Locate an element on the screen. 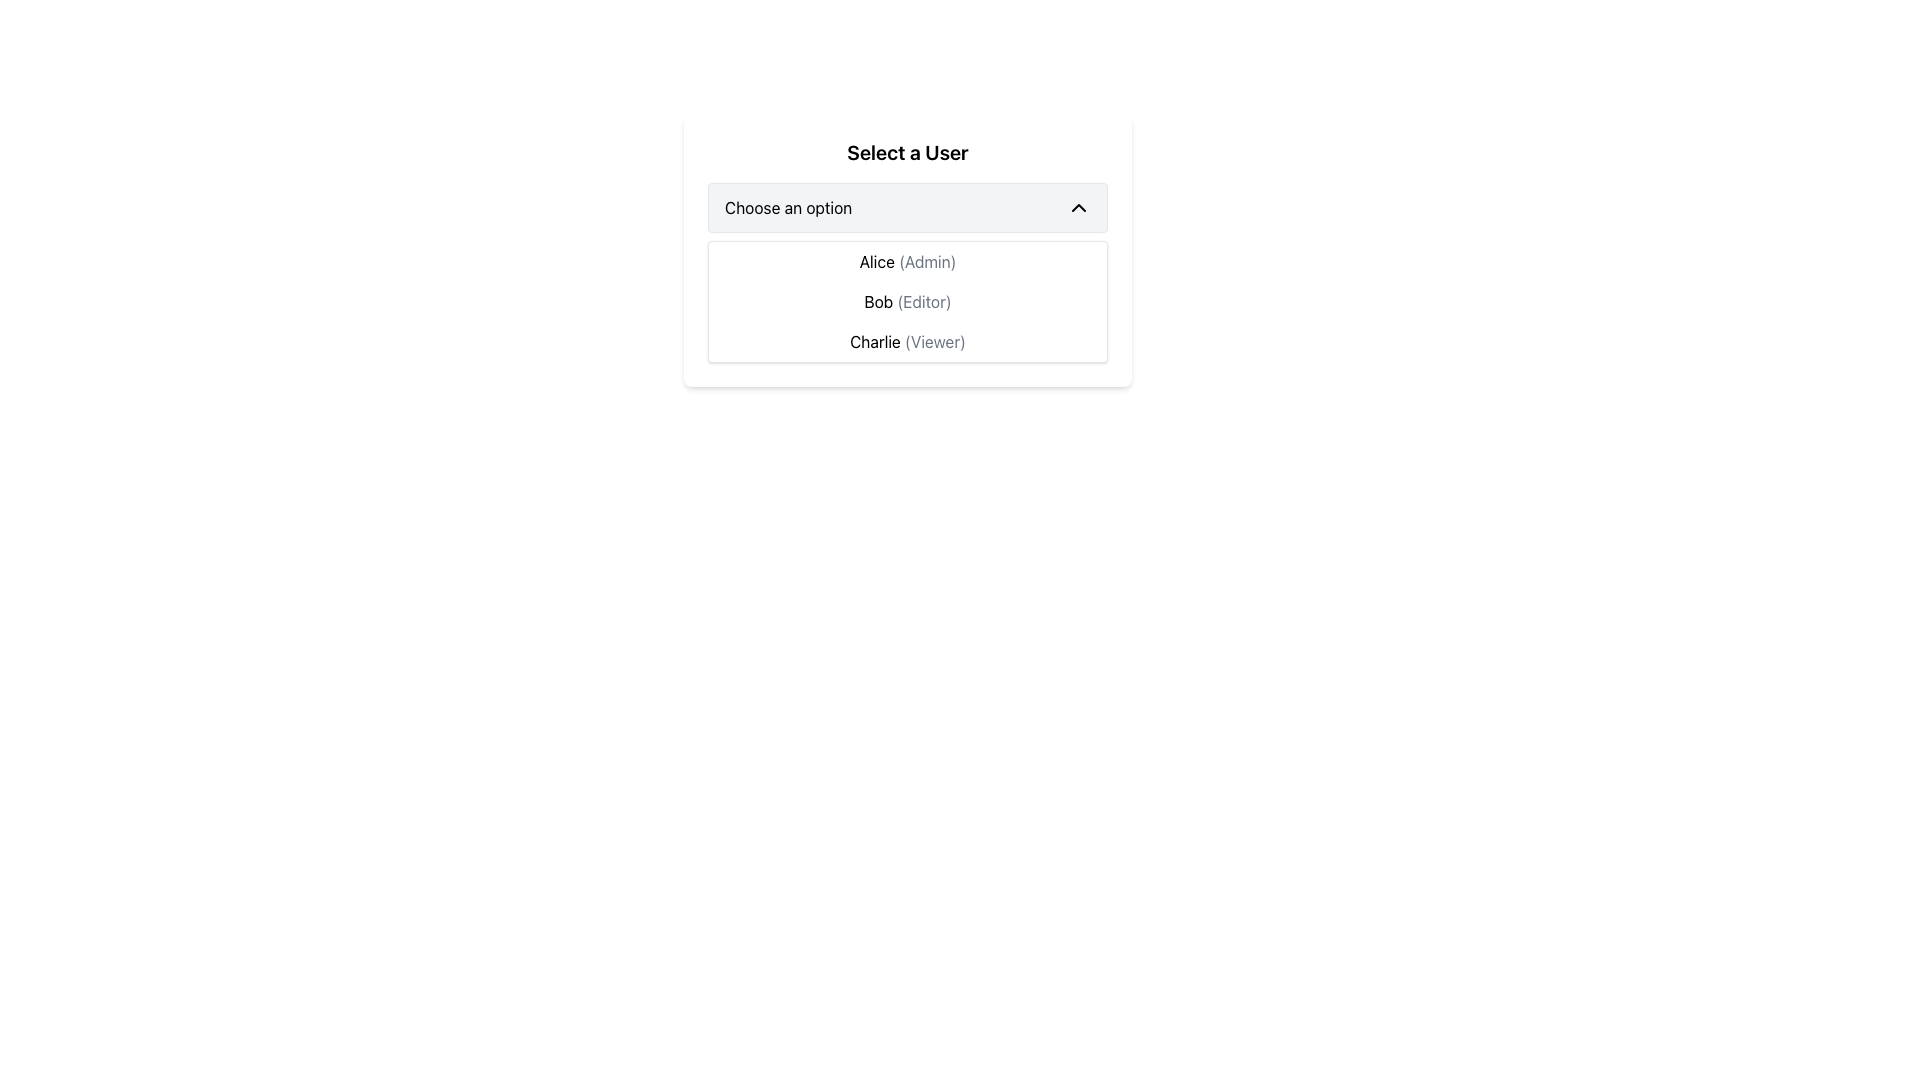 This screenshot has width=1920, height=1080. the dropdown list item displaying 'Charlie (Viewer)' to activate it is located at coordinates (906, 341).